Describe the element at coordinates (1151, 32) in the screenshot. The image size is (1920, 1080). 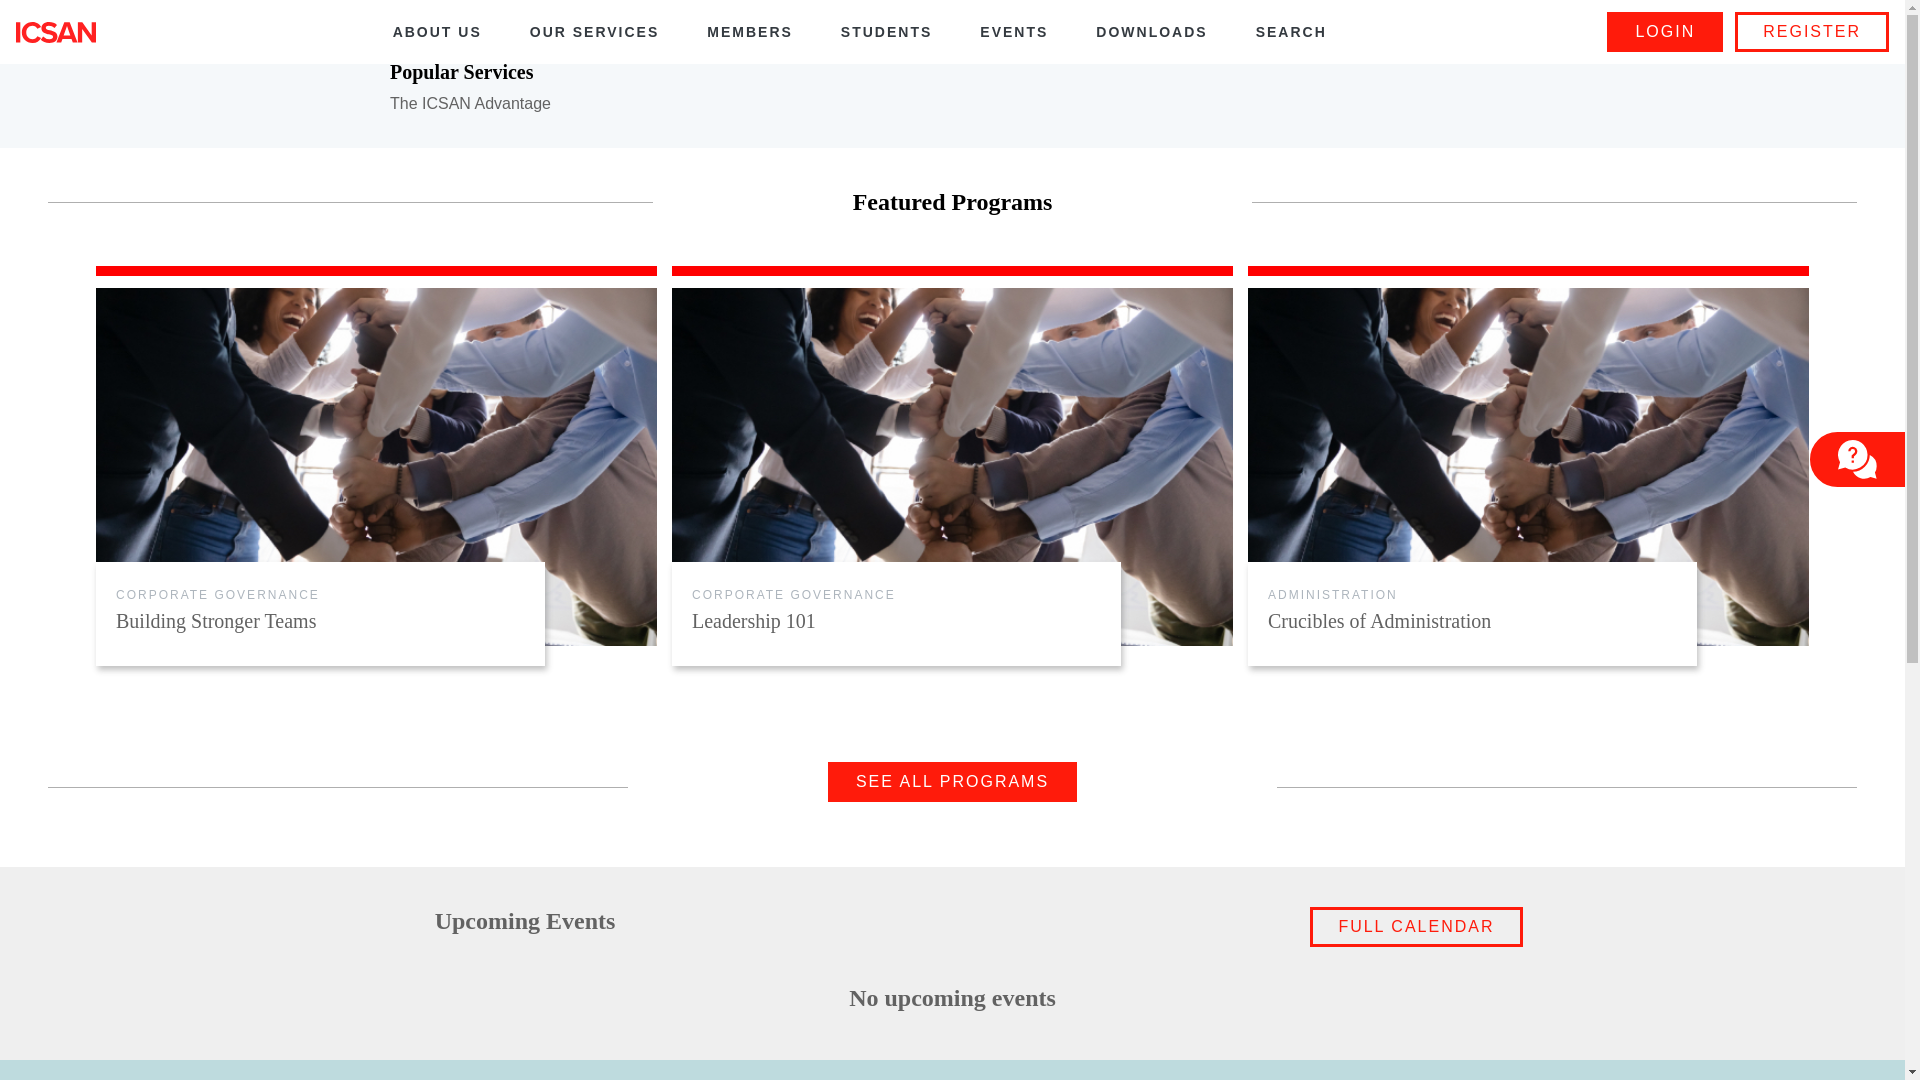
I see `'DOWNLOADS'` at that location.